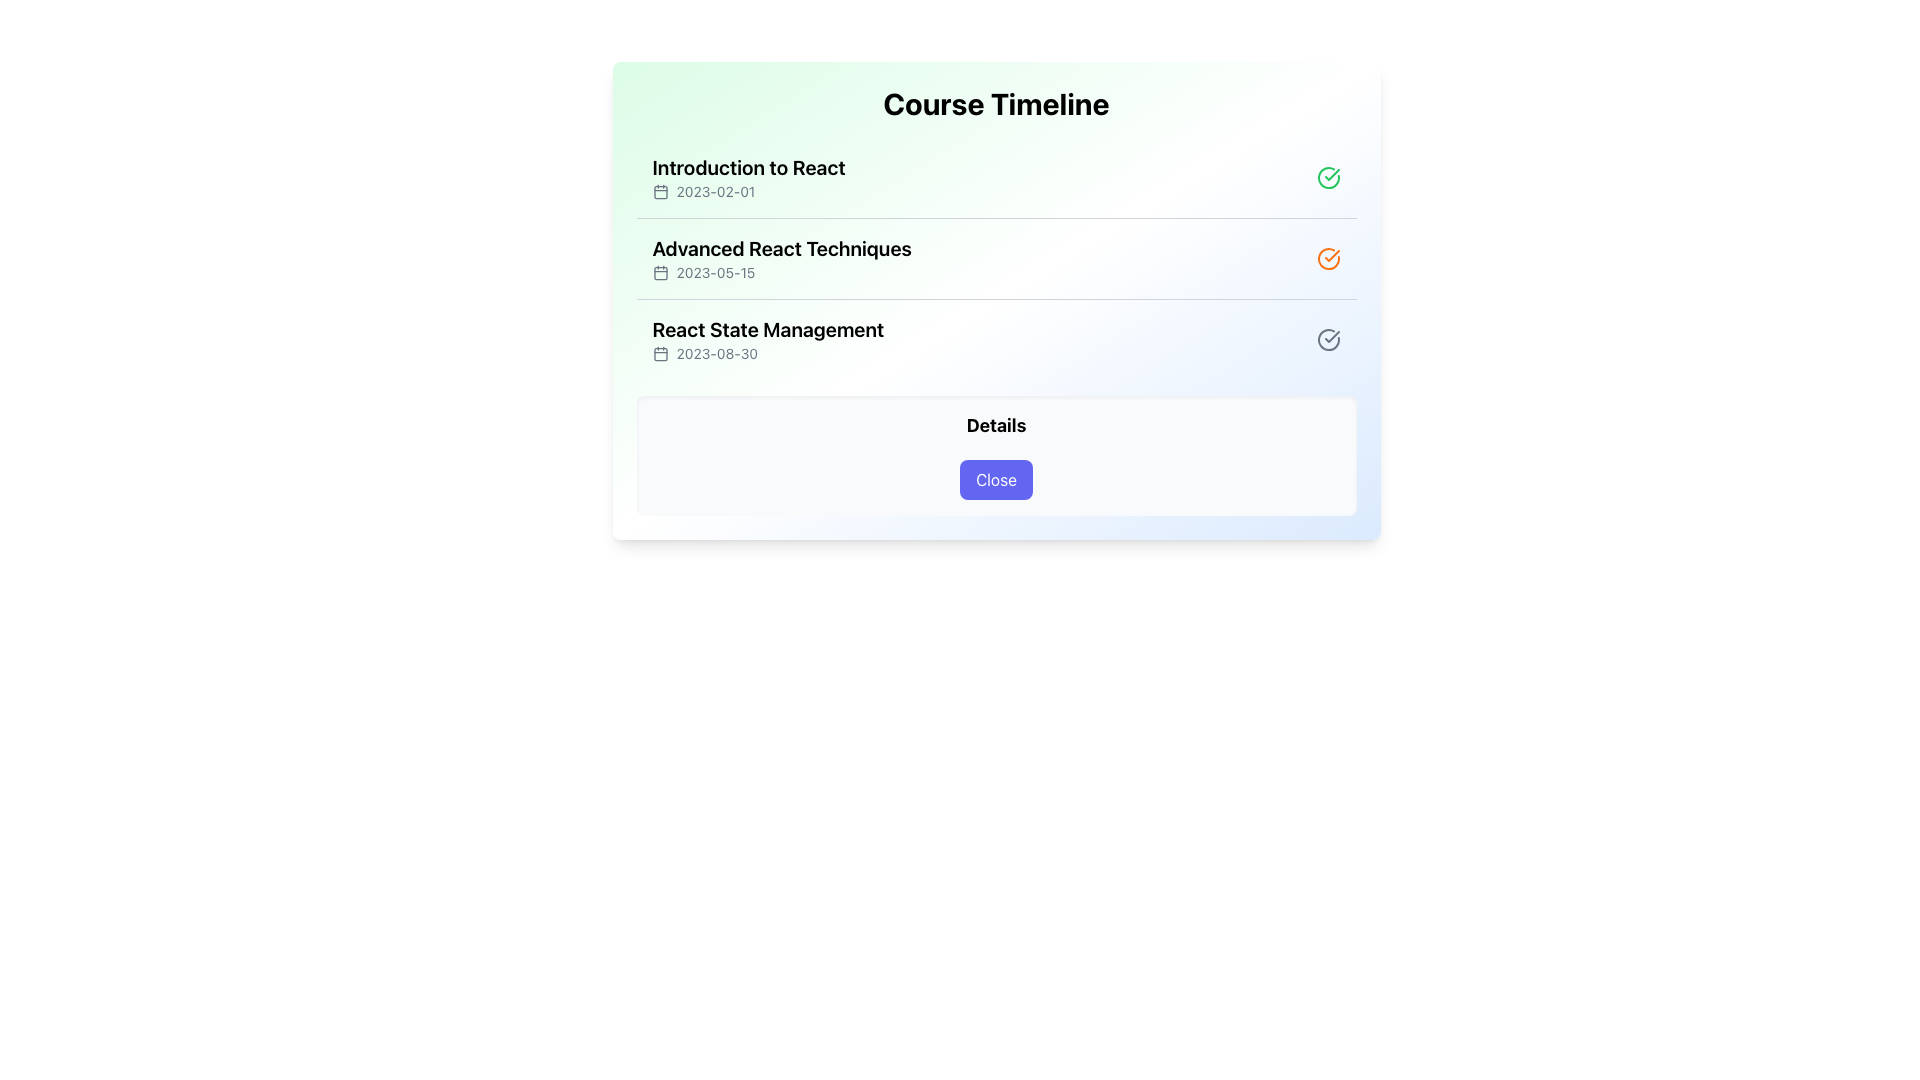  What do you see at coordinates (996, 257) in the screenshot?
I see `to select or expand the course entry for 'Advanced React Techniques' in the Course Timeline list, which is the second item between 'Introduction to React' and 'React State Management'` at bounding box center [996, 257].